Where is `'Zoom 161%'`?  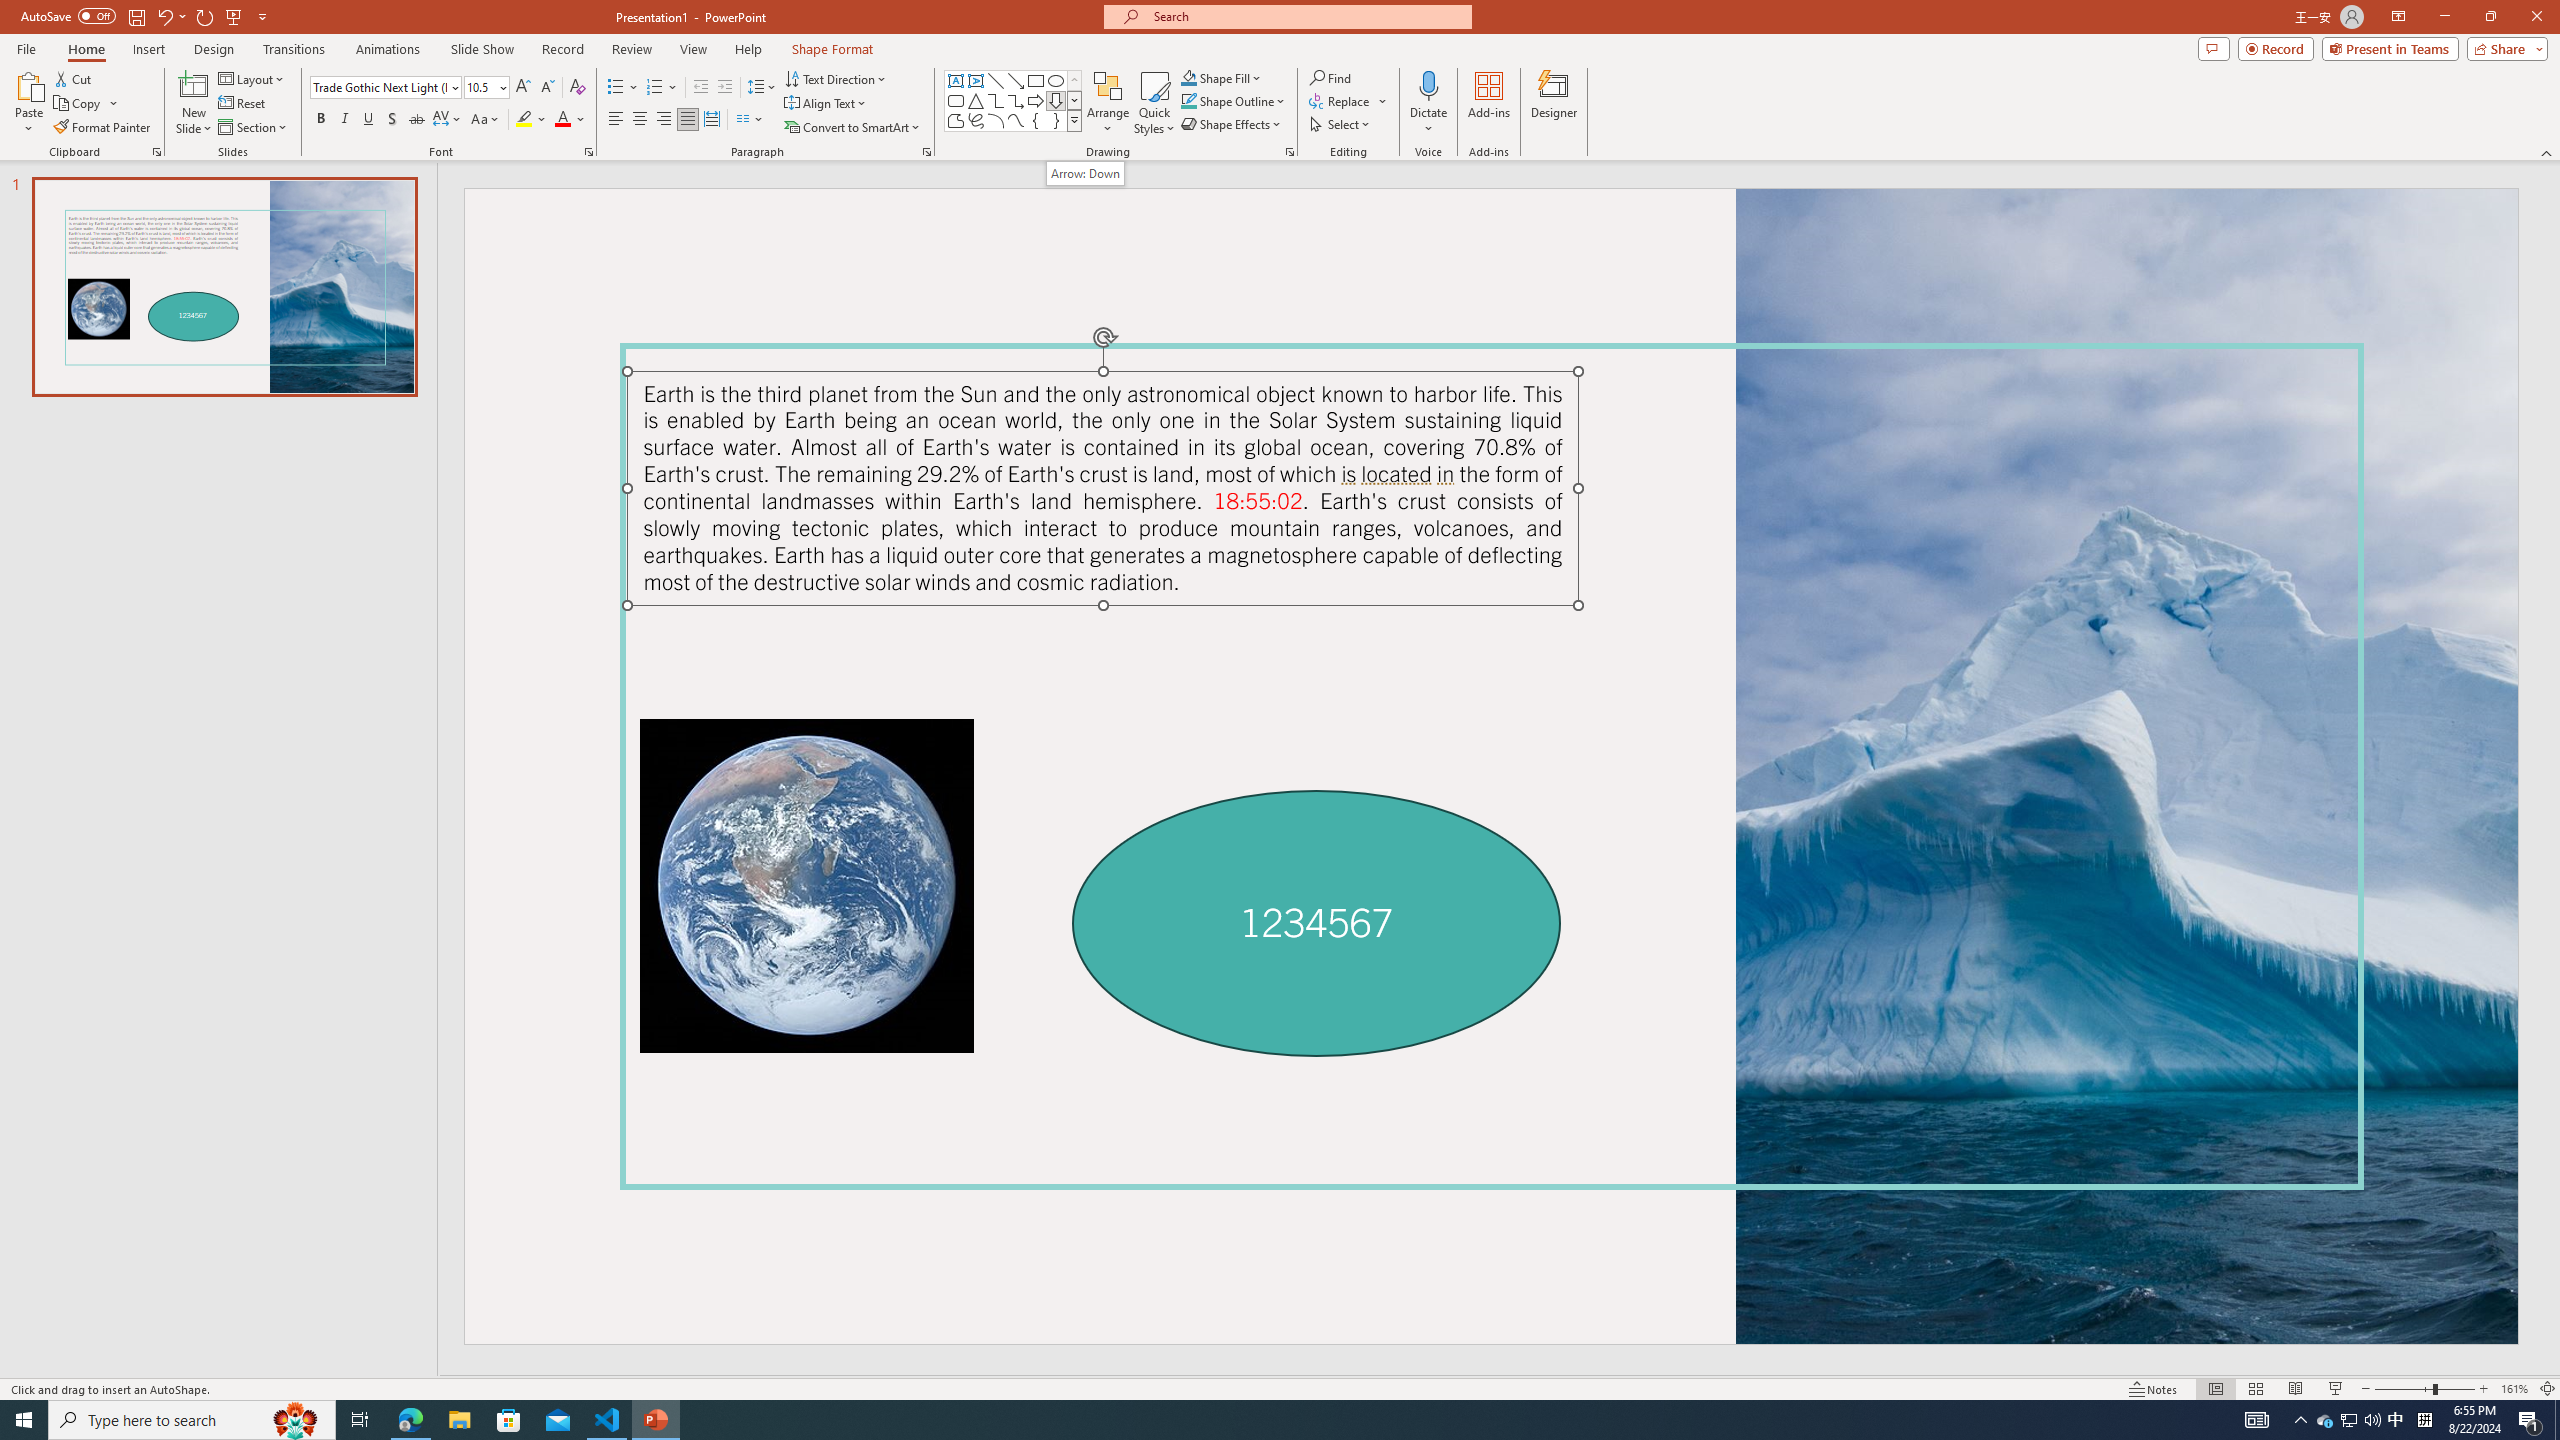
'Zoom 161%' is located at coordinates (2515, 1389).